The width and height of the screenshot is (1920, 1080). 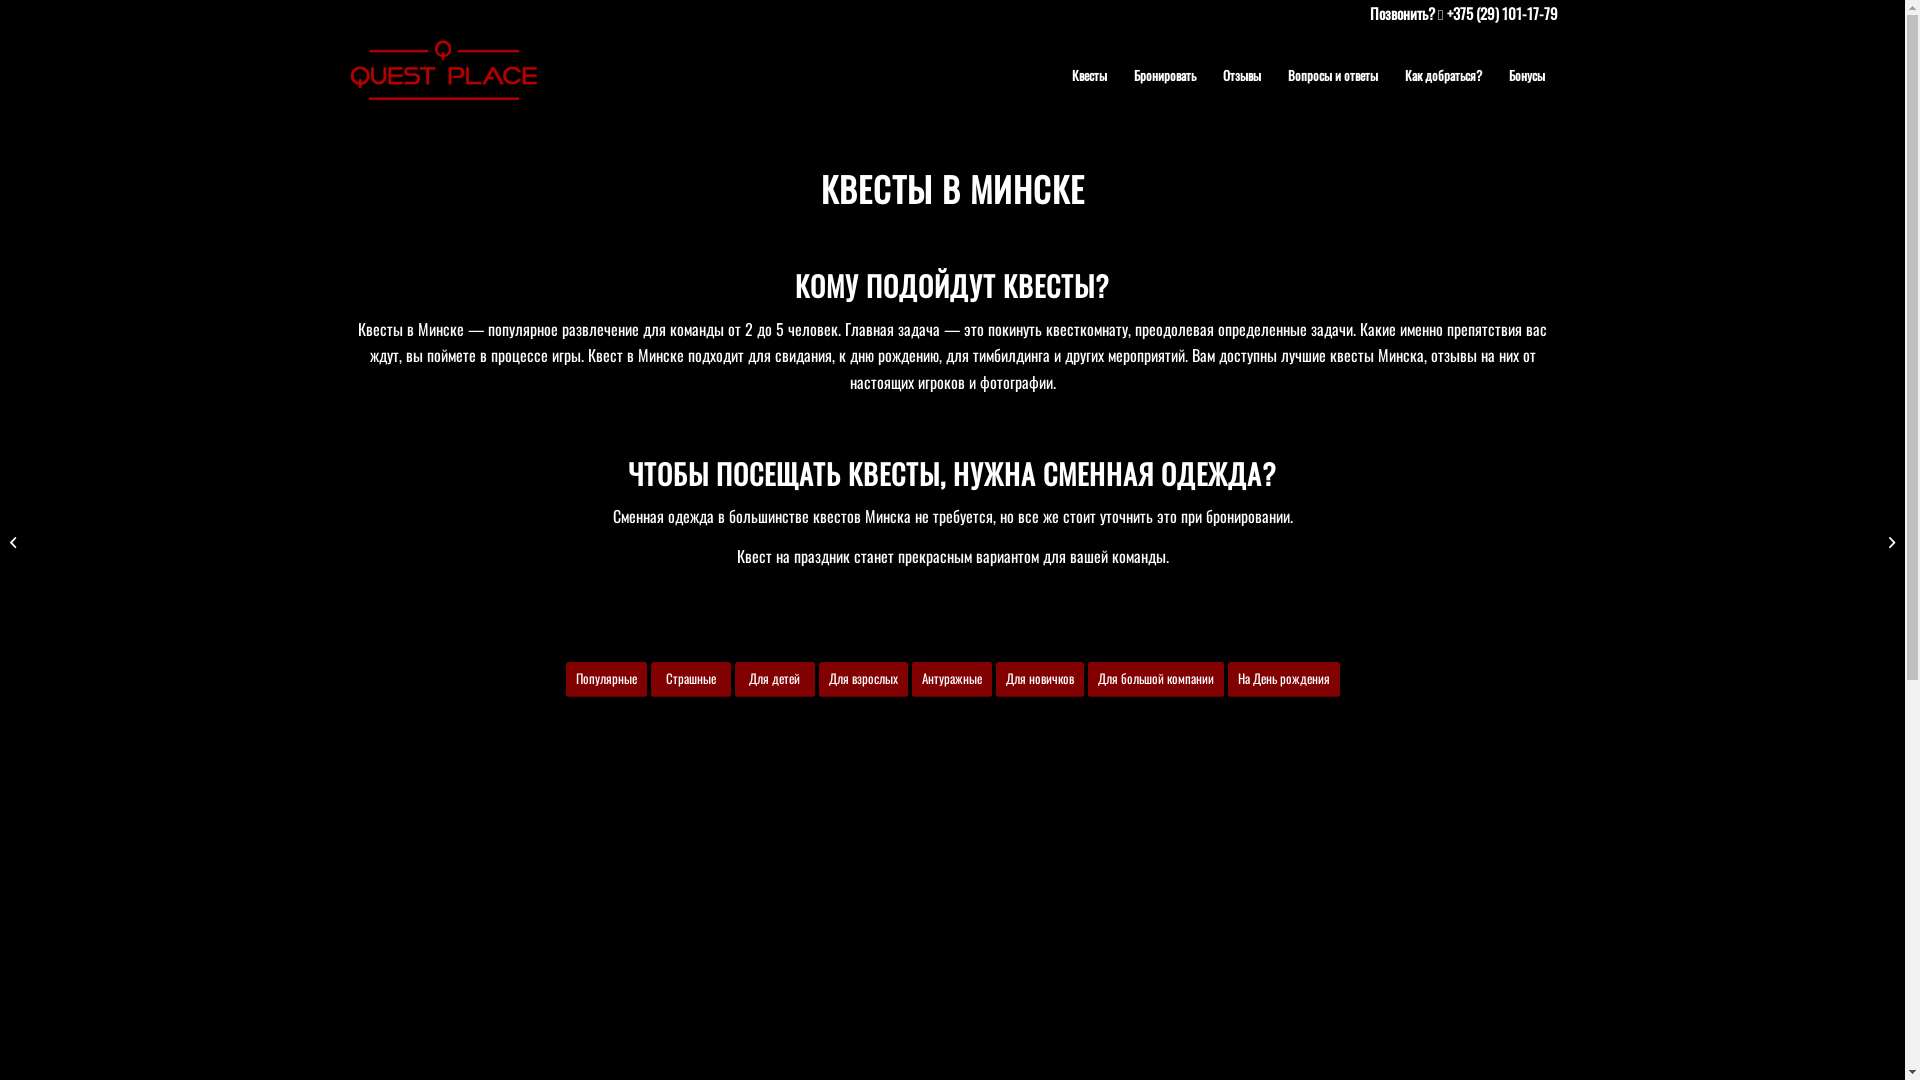 What do you see at coordinates (1501, 12) in the screenshot?
I see `'+375 (29) 101-17-79'` at bounding box center [1501, 12].